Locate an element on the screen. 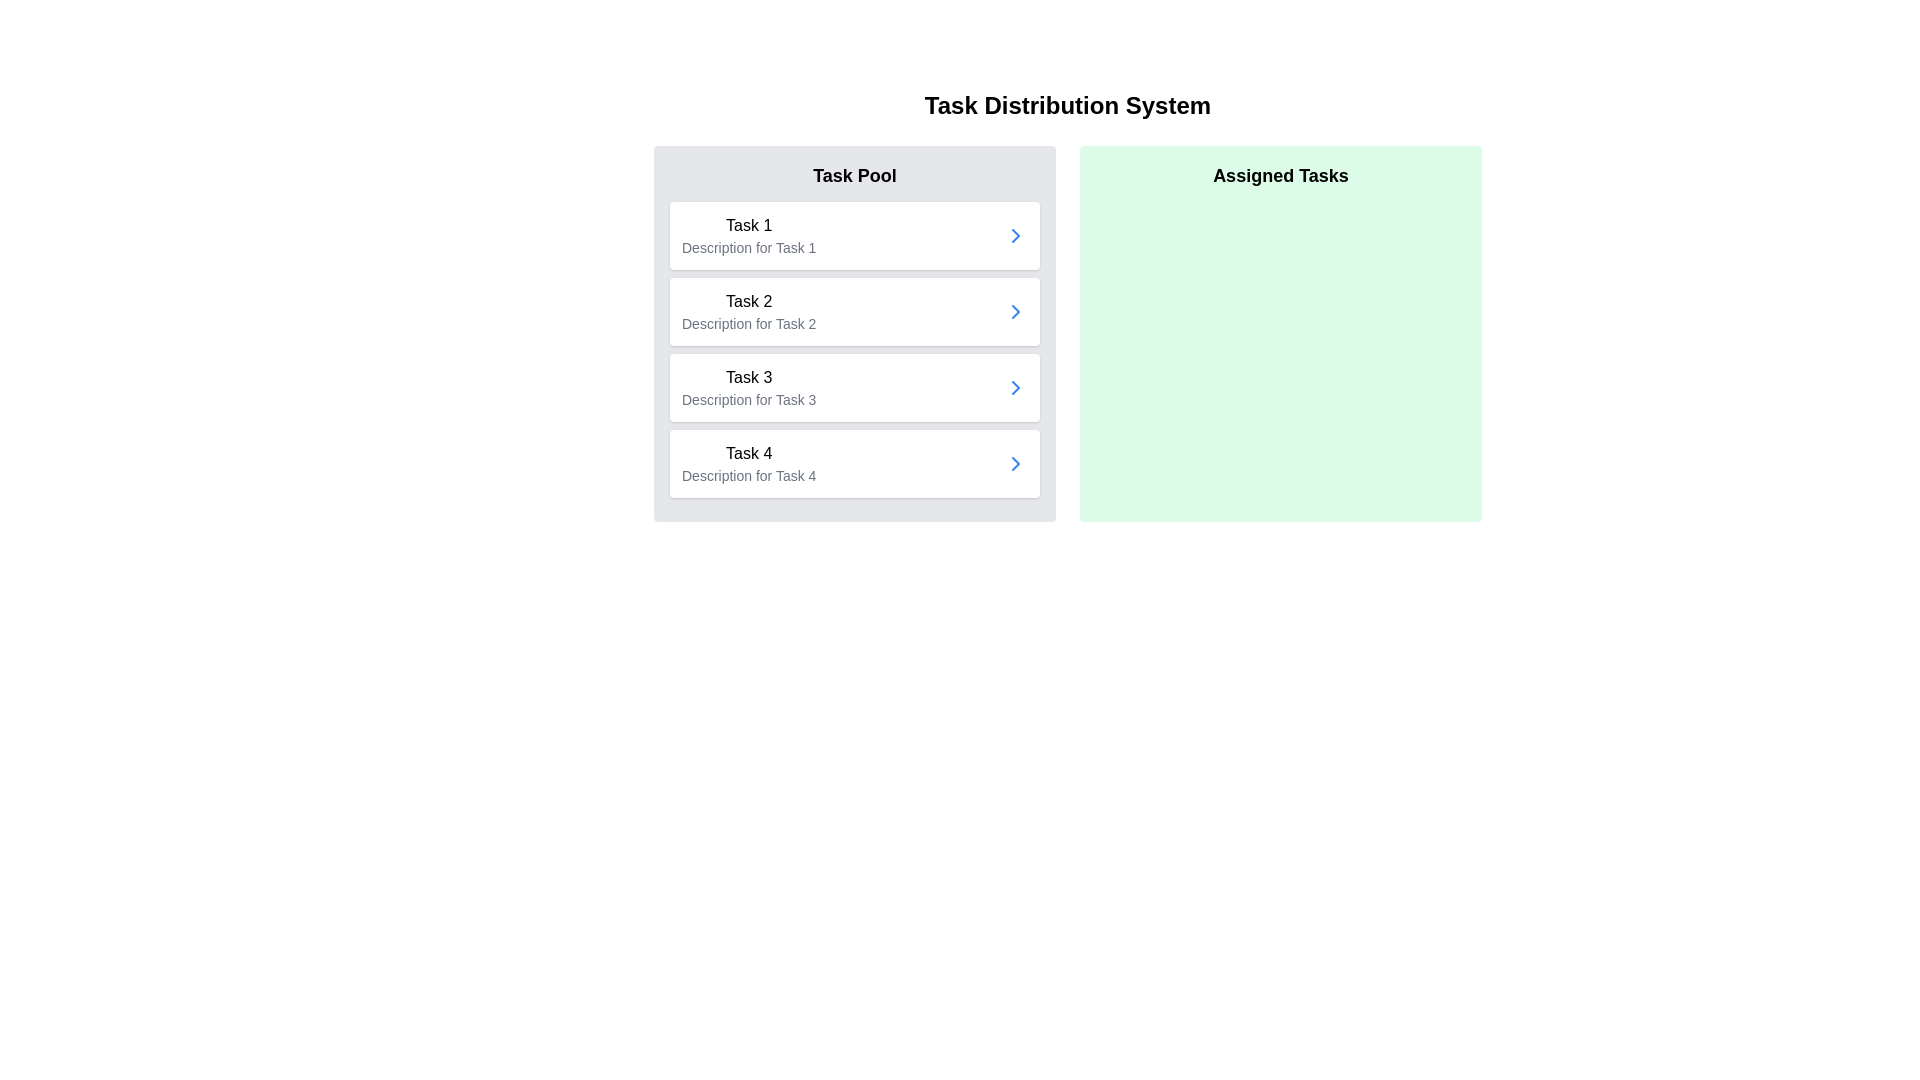 The image size is (1920, 1080). the 'Assigned Tasks' title or heading located in the green-colored content area on the right side of the interface is located at coordinates (1281, 175).